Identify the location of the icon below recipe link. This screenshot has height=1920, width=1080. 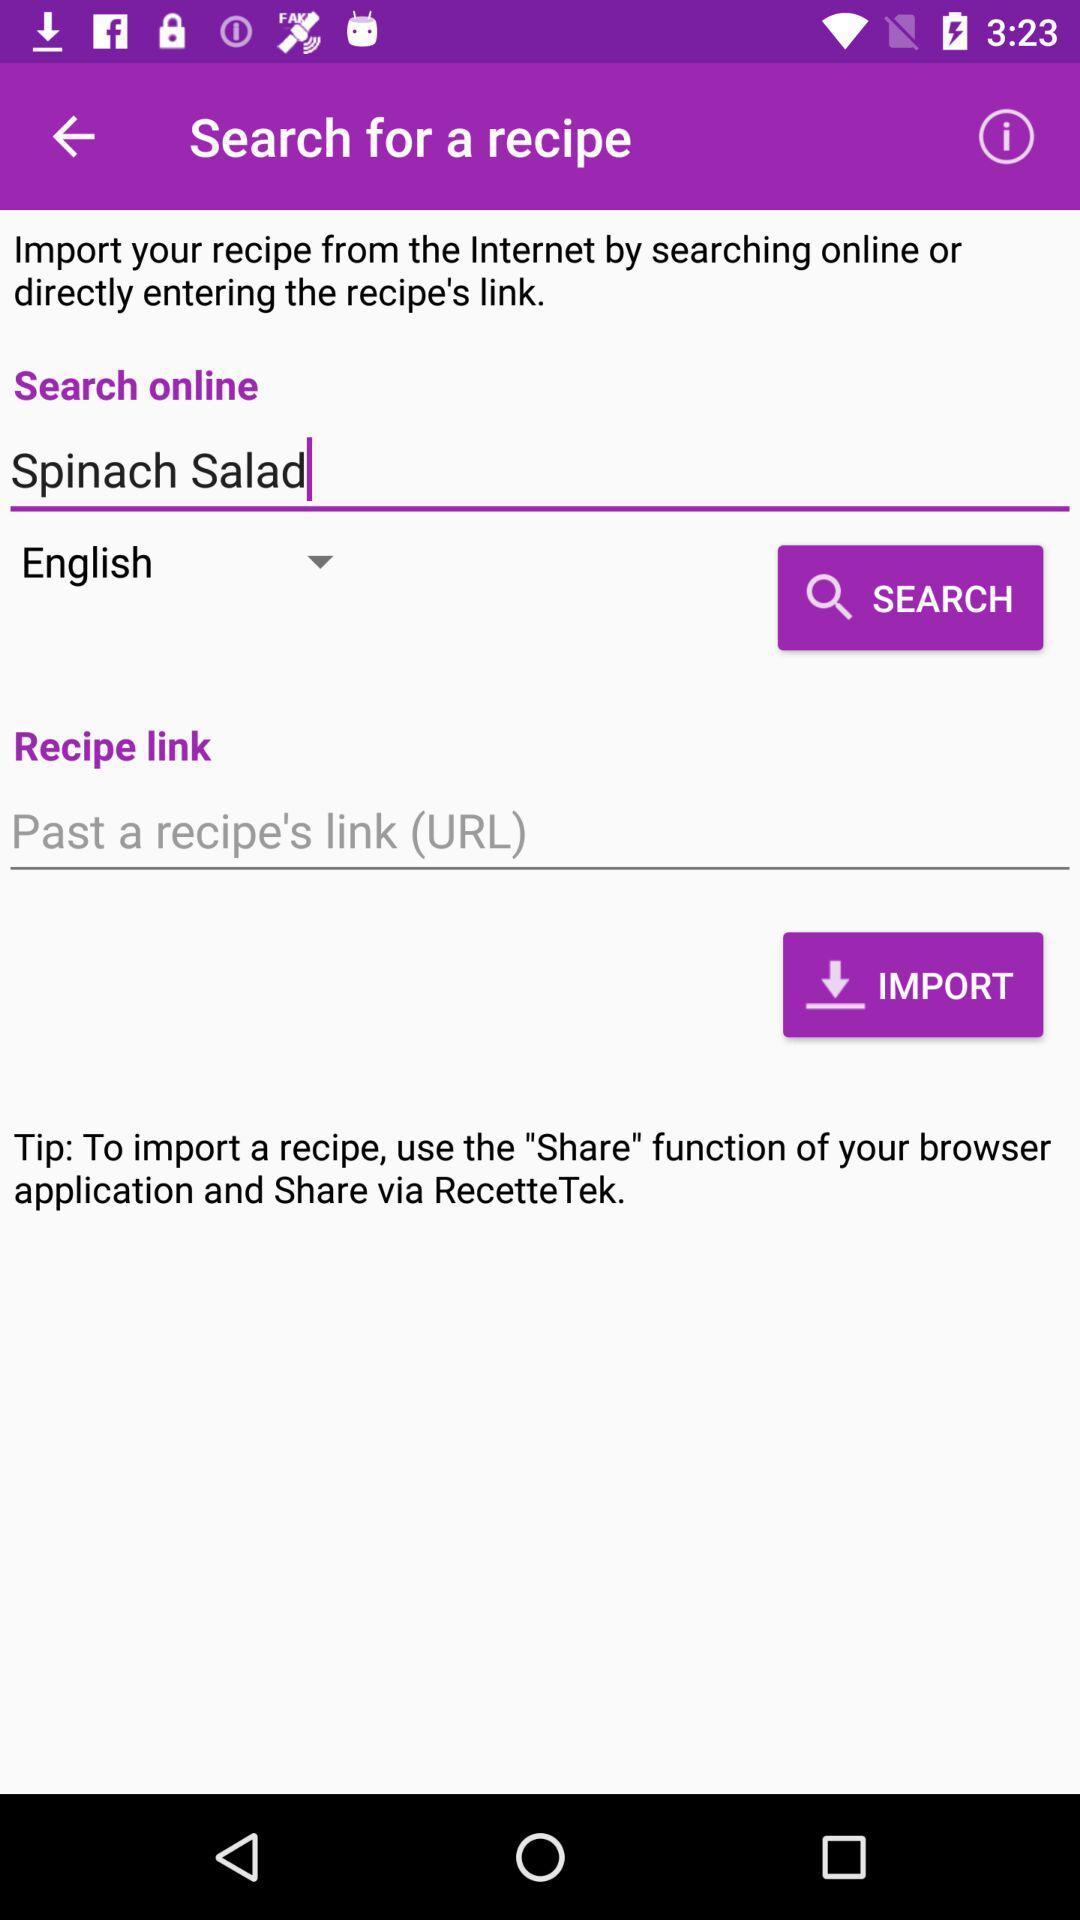
(540, 830).